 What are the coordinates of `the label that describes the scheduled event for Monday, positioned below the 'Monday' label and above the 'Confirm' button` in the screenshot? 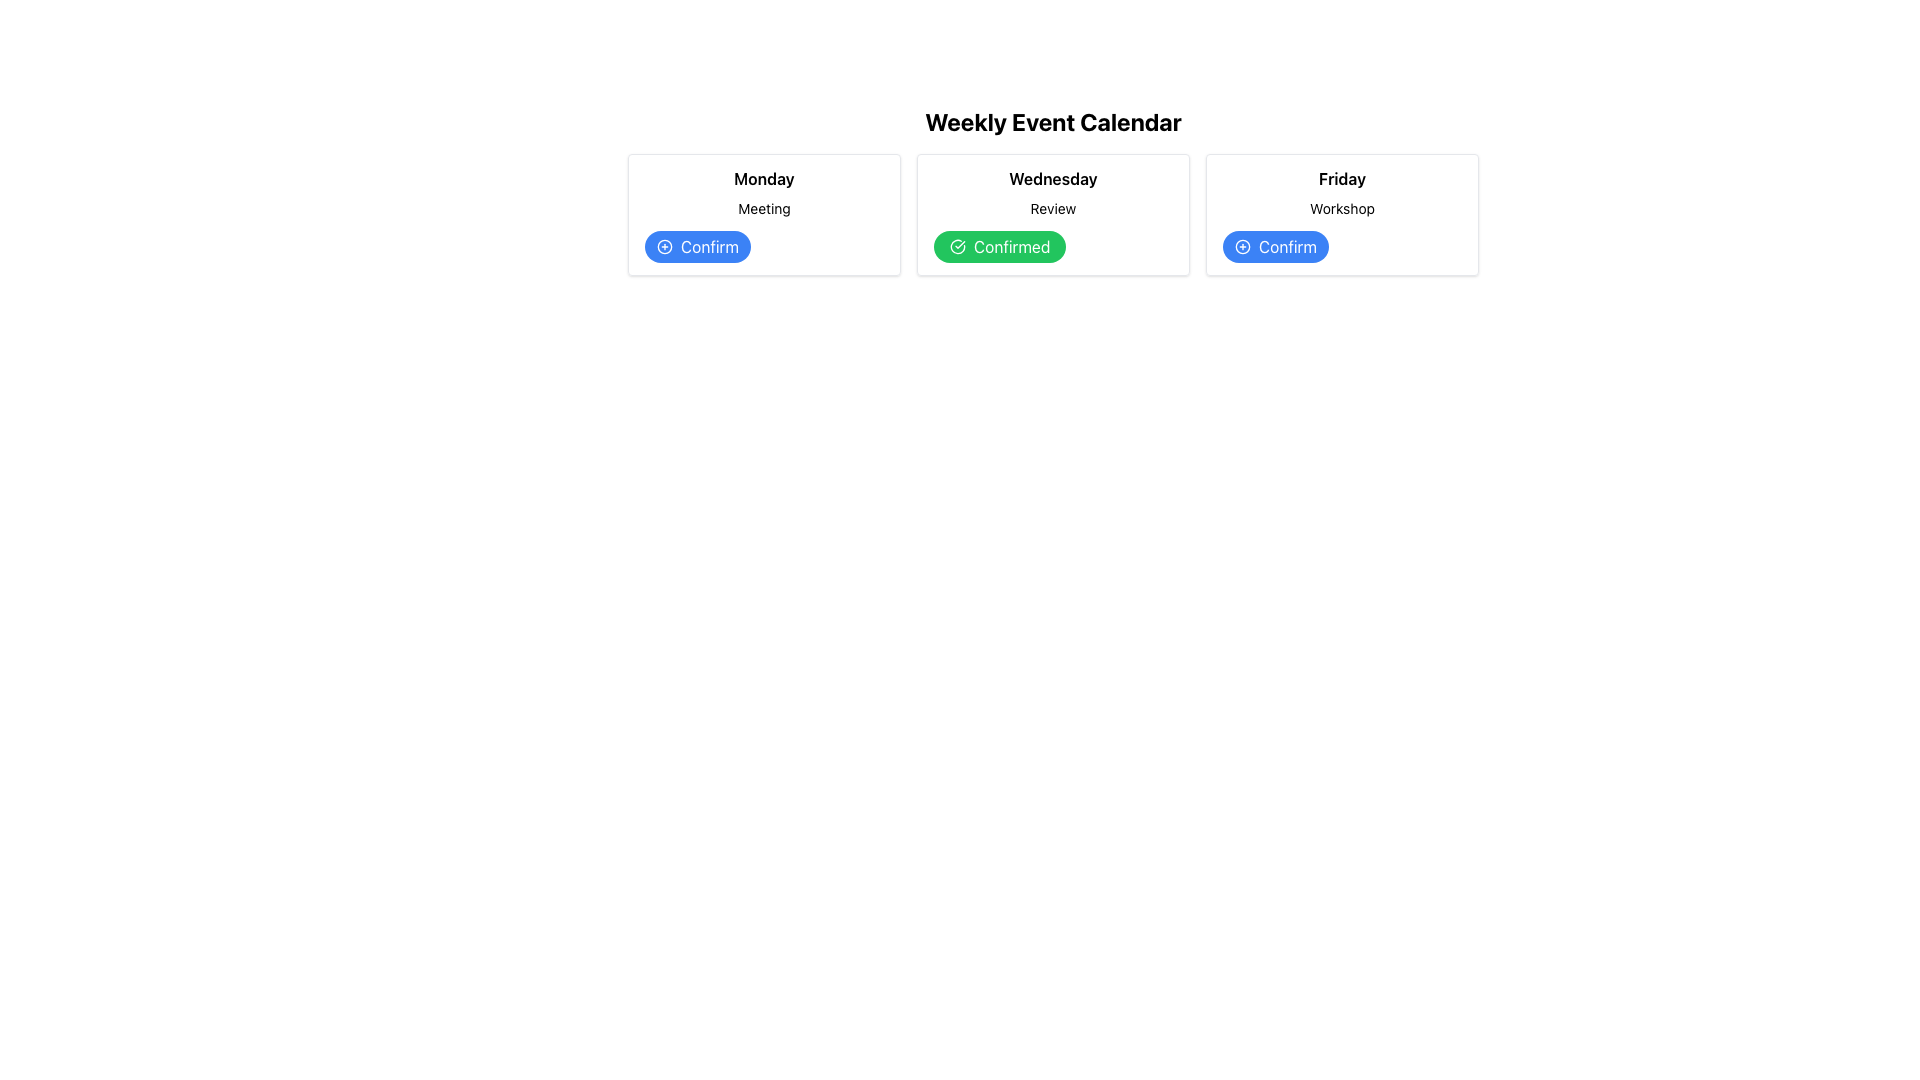 It's located at (763, 208).